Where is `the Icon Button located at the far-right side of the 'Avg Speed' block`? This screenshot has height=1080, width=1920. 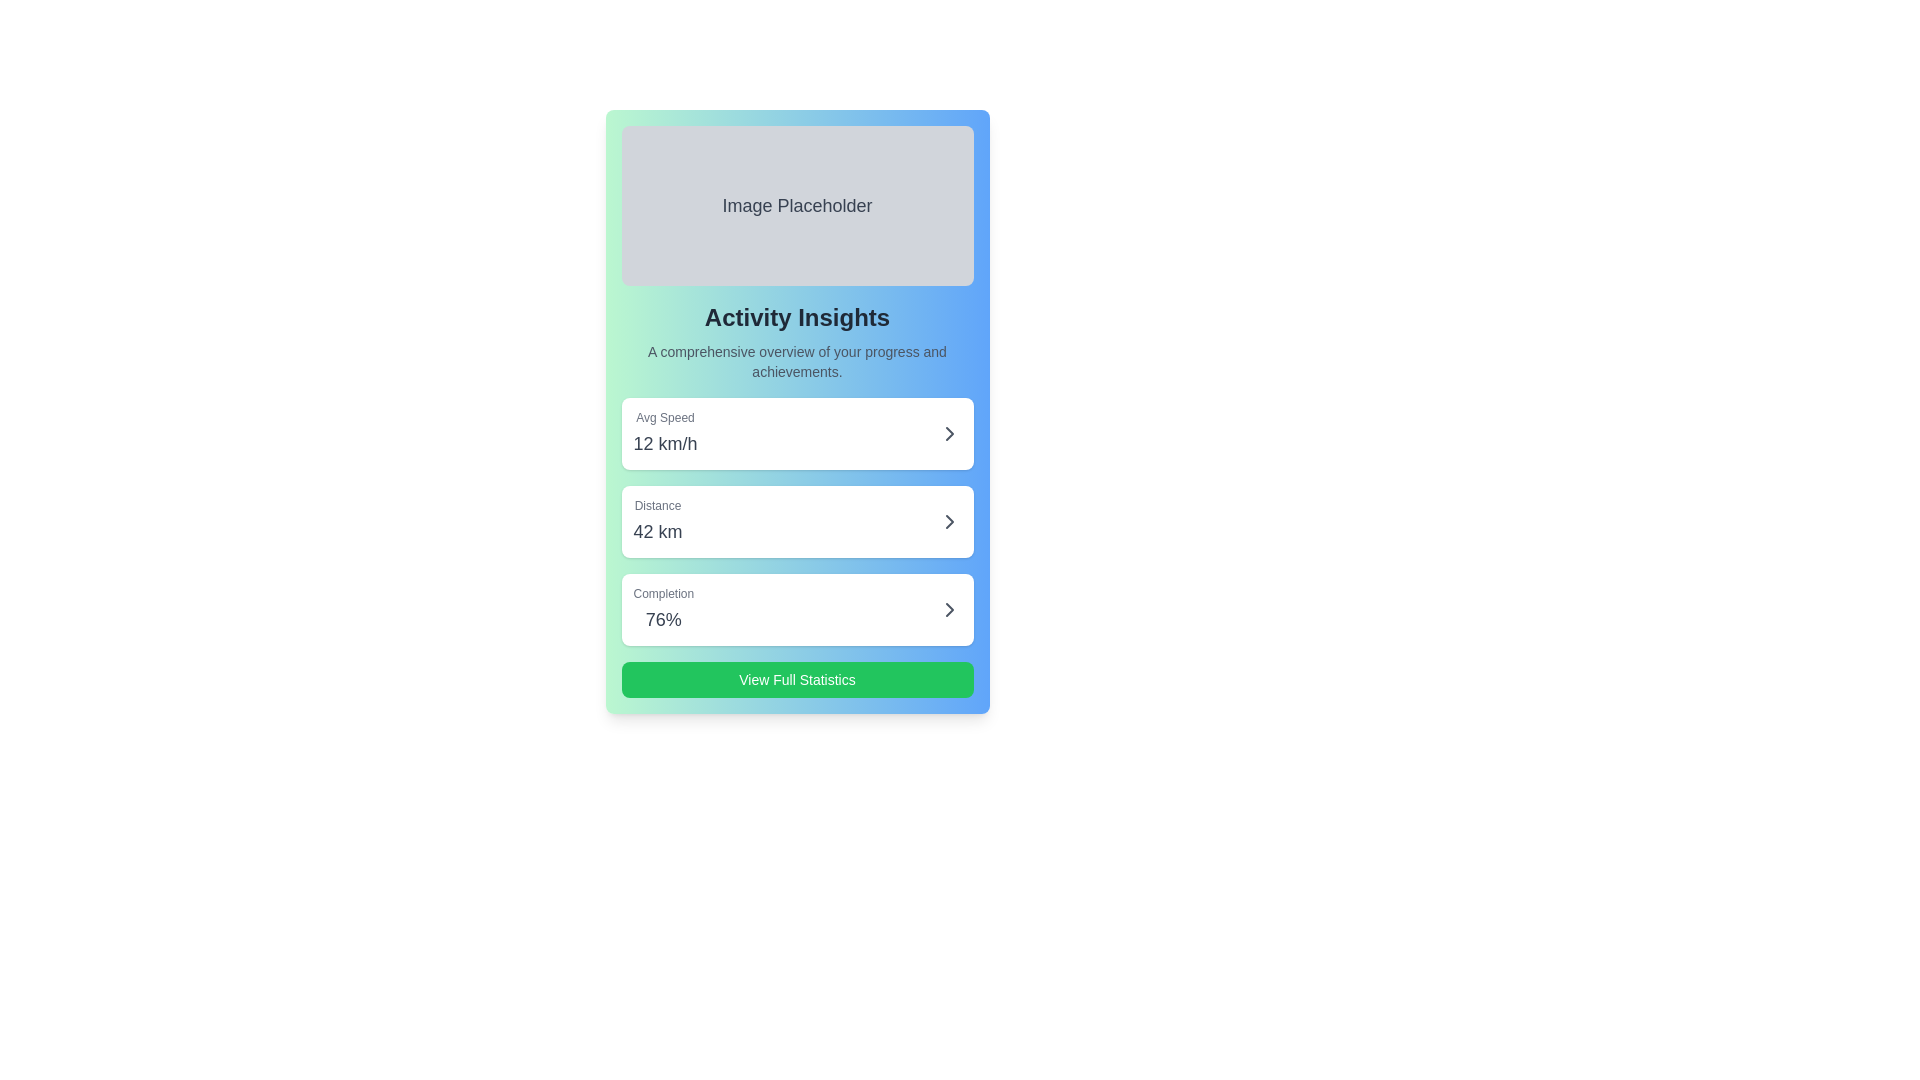 the Icon Button located at the far-right side of the 'Avg Speed' block is located at coordinates (948, 433).